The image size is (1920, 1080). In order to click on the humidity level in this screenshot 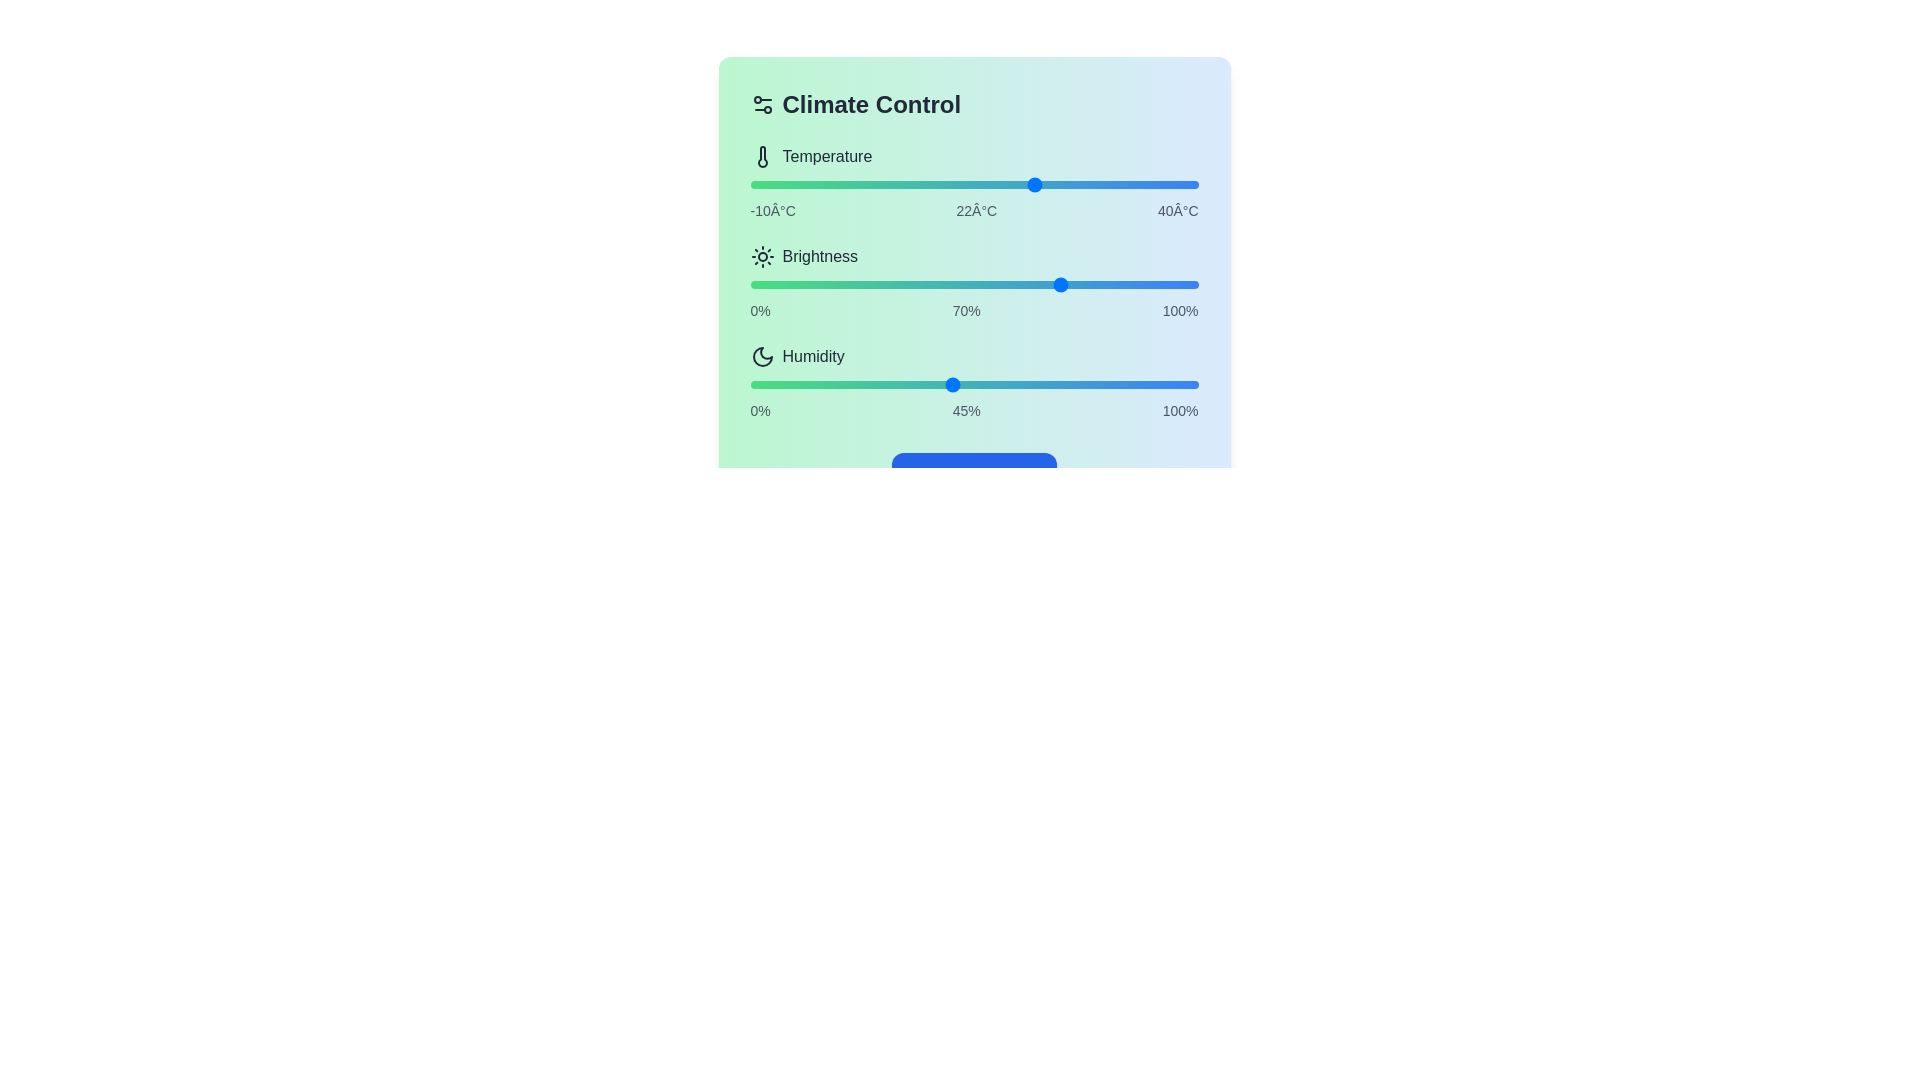, I will do `click(892, 385)`.